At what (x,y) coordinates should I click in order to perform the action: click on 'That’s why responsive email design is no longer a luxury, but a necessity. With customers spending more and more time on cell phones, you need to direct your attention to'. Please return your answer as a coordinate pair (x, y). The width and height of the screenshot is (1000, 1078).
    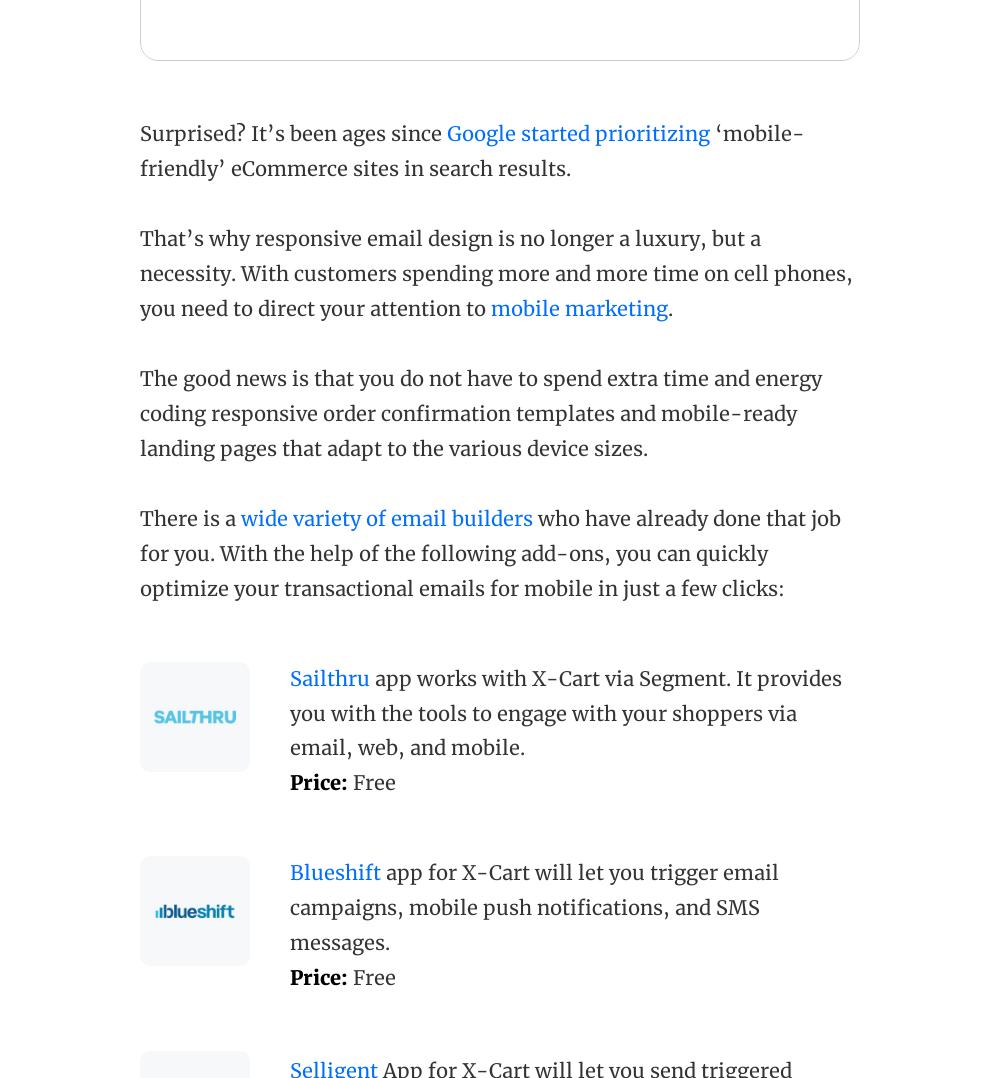
    Looking at the image, I should click on (495, 272).